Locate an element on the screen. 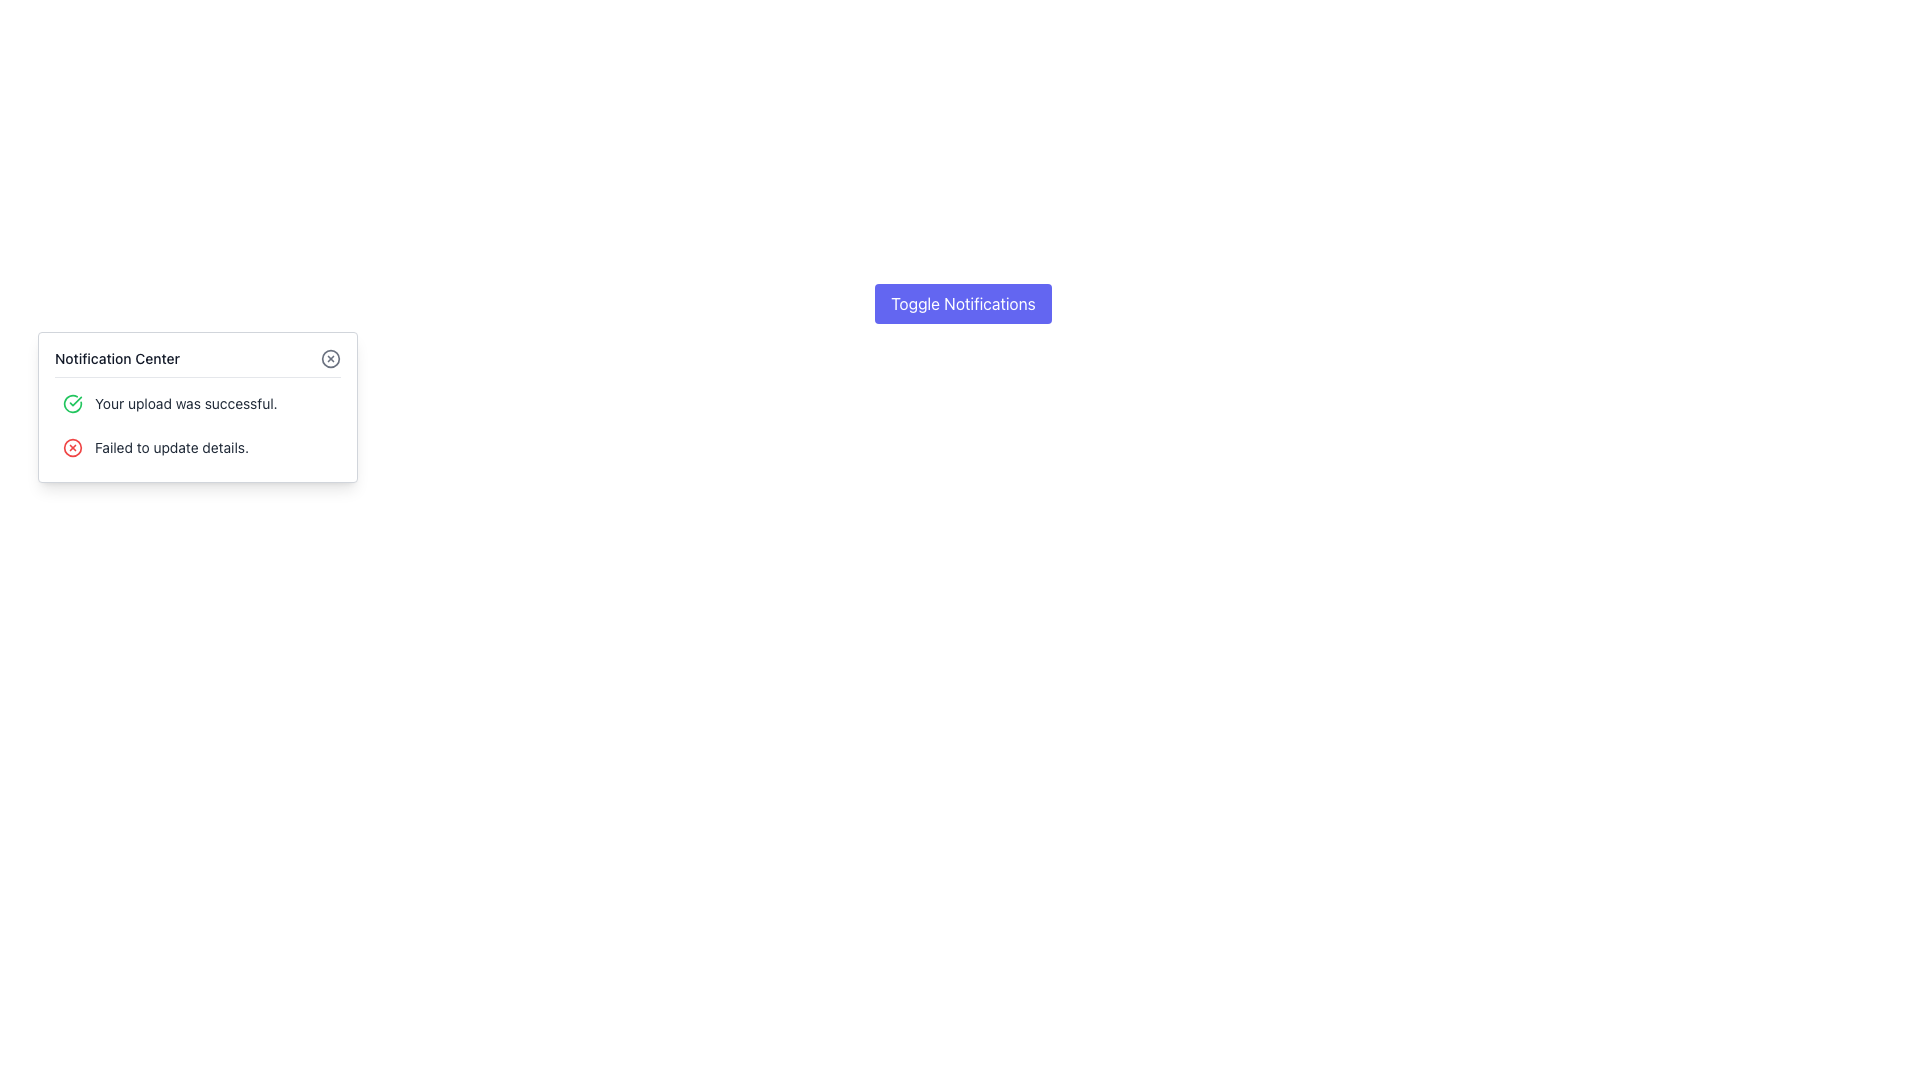 This screenshot has height=1080, width=1920. the text label displaying 'Your upload was successful.' which is styled in a small gray font and positioned to the right of a green checkmark icon within a notification card is located at coordinates (186, 404).